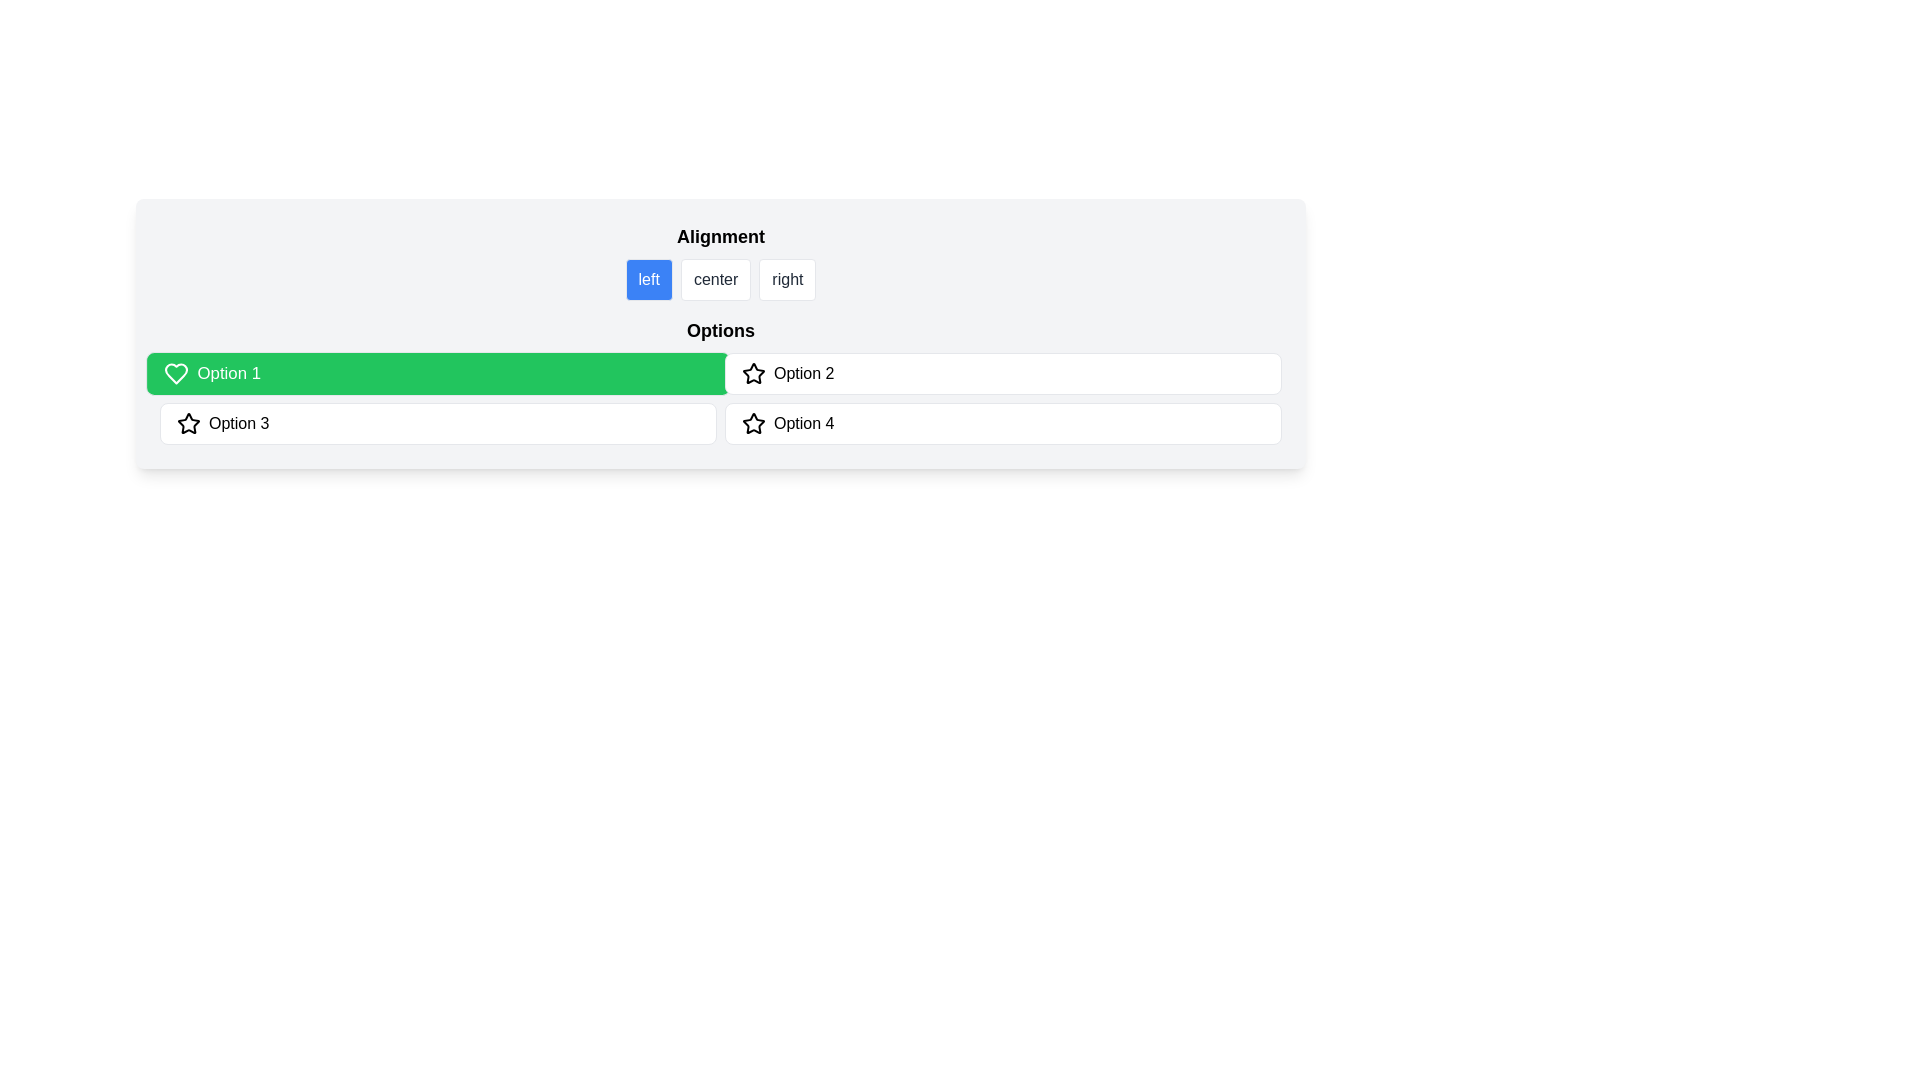  Describe the element at coordinates (188, 422) in the screenshot. I see `the interactive star icon, located immediately to the left of the text 'Option 2'` at that location.